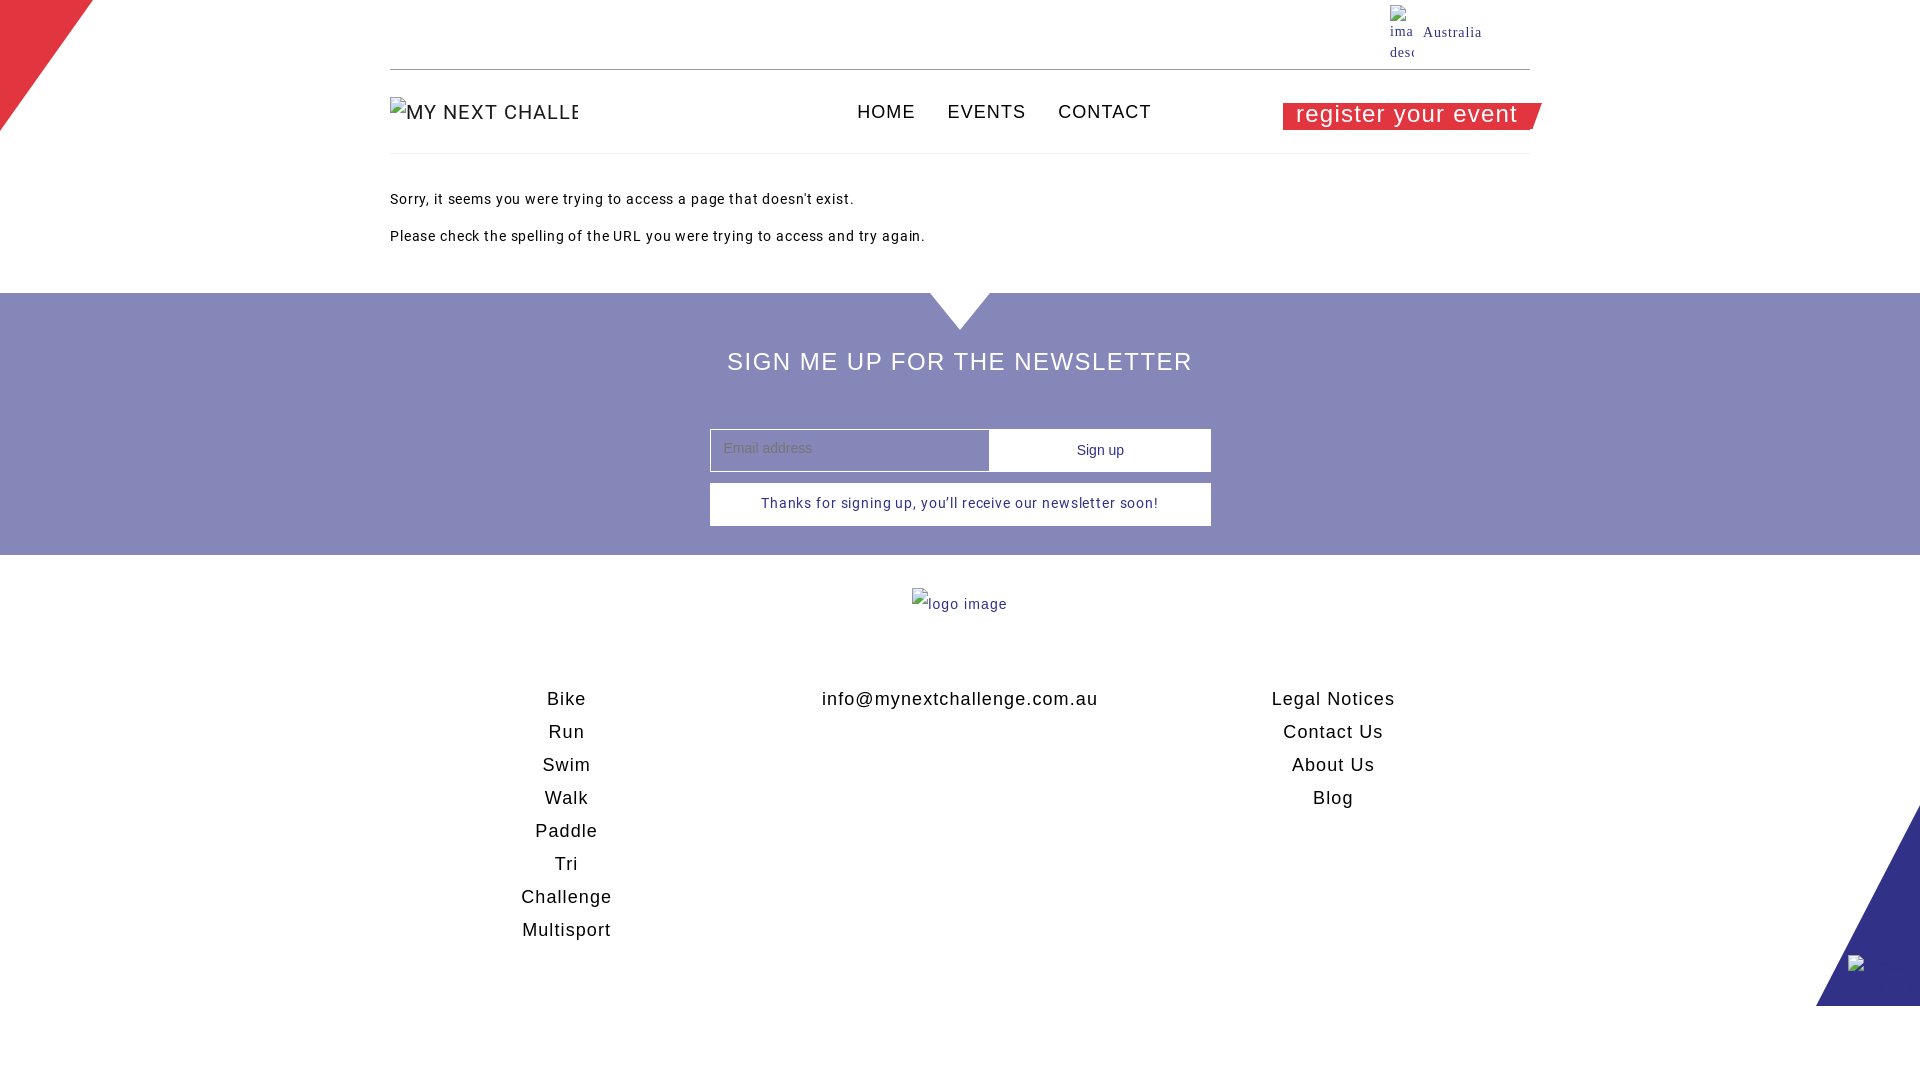 This screenshot has height=1080, width=1920. Describe the element at coordinates (1103, 113) in the screenshot. I see `'CONTACT'` at that location.